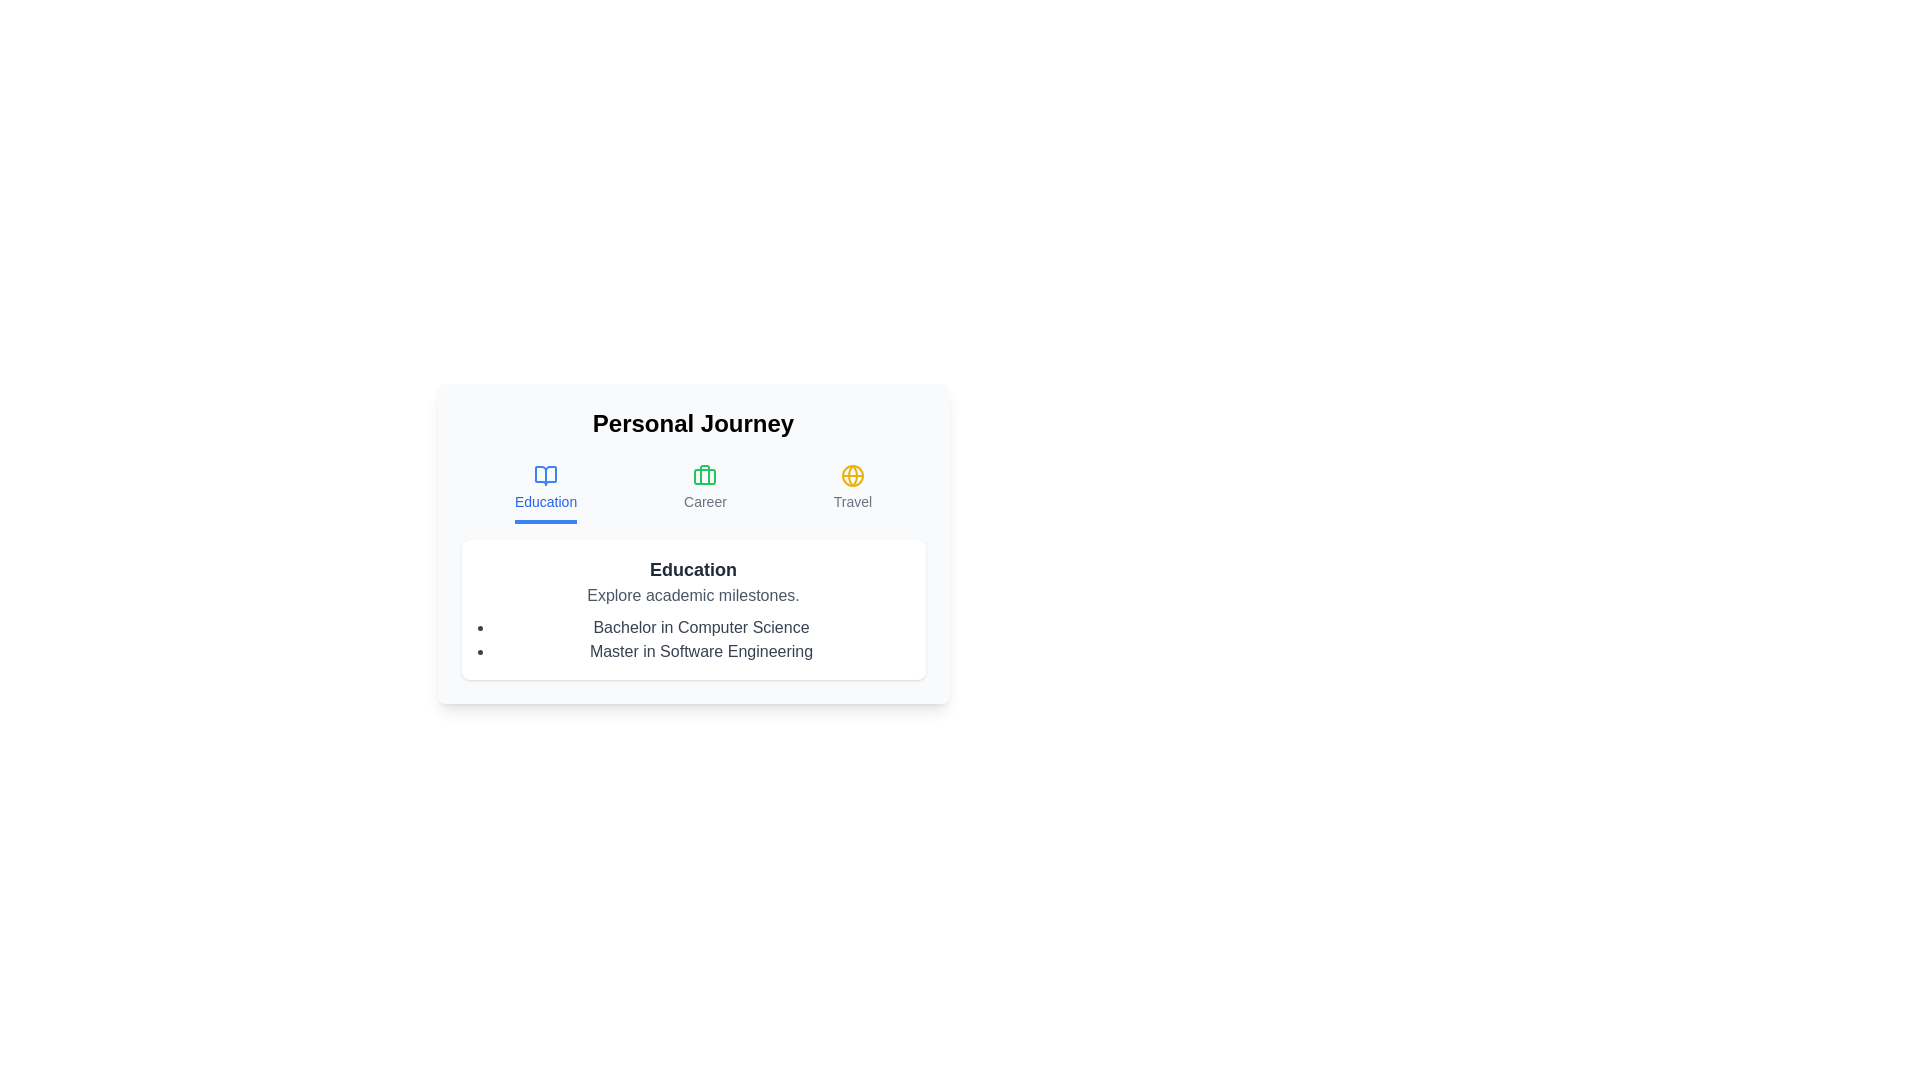 Image resolution: width=1920 pixels, height=1080 pixels. I want to click on the third navigation option text label that indicates its purpose, located below a globe icon, to provide navigation or selection functionality, so click(852, 500).